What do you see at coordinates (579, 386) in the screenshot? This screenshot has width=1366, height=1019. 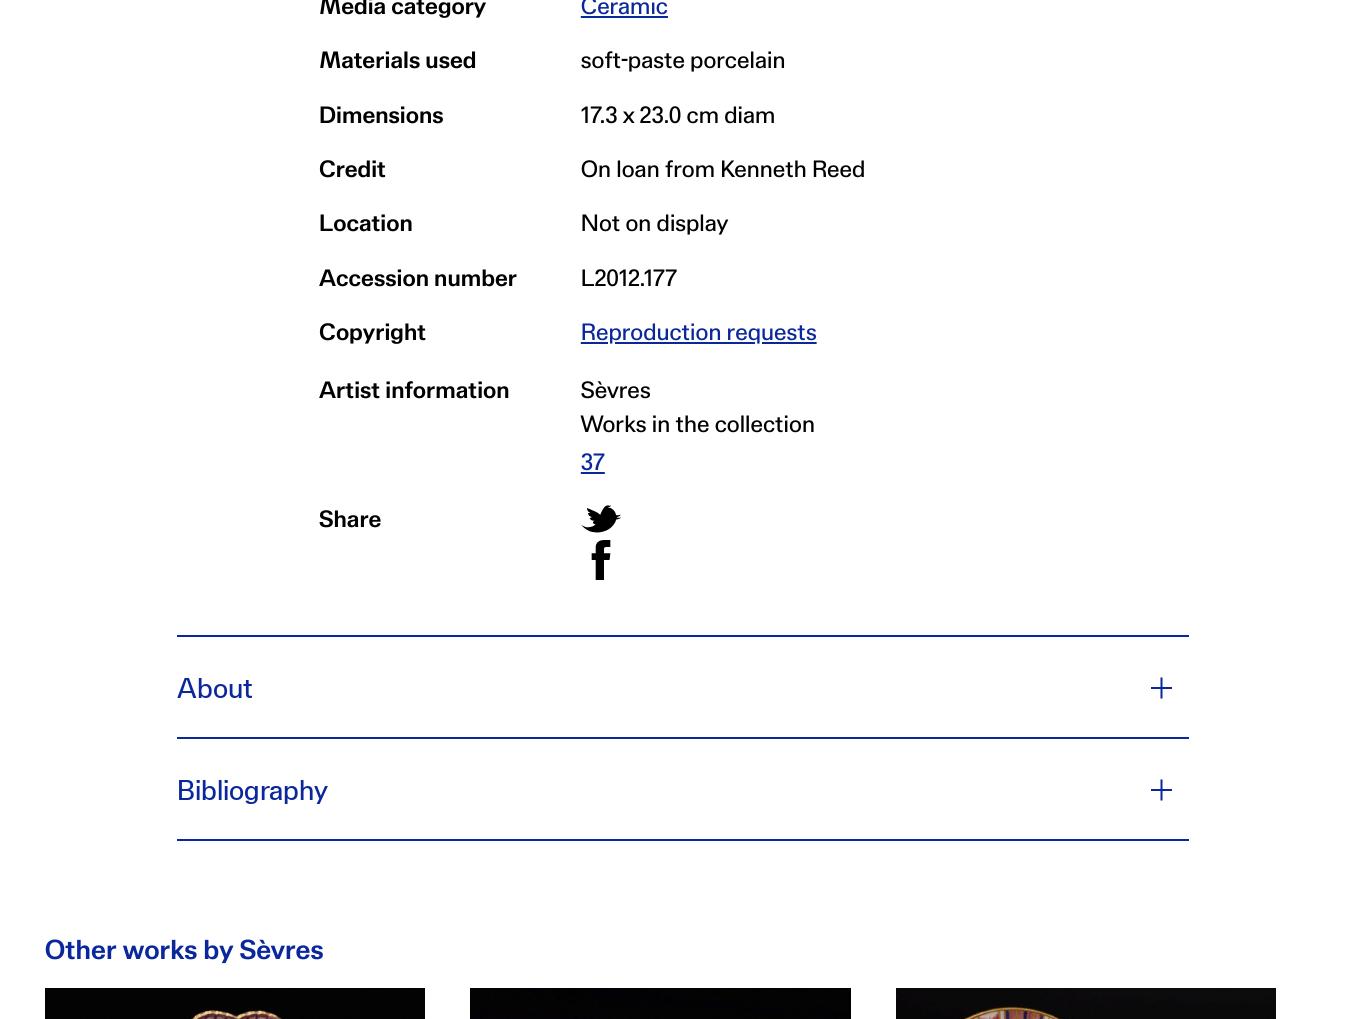 I see `'Sèvres'` at bounding box center [579, 386].